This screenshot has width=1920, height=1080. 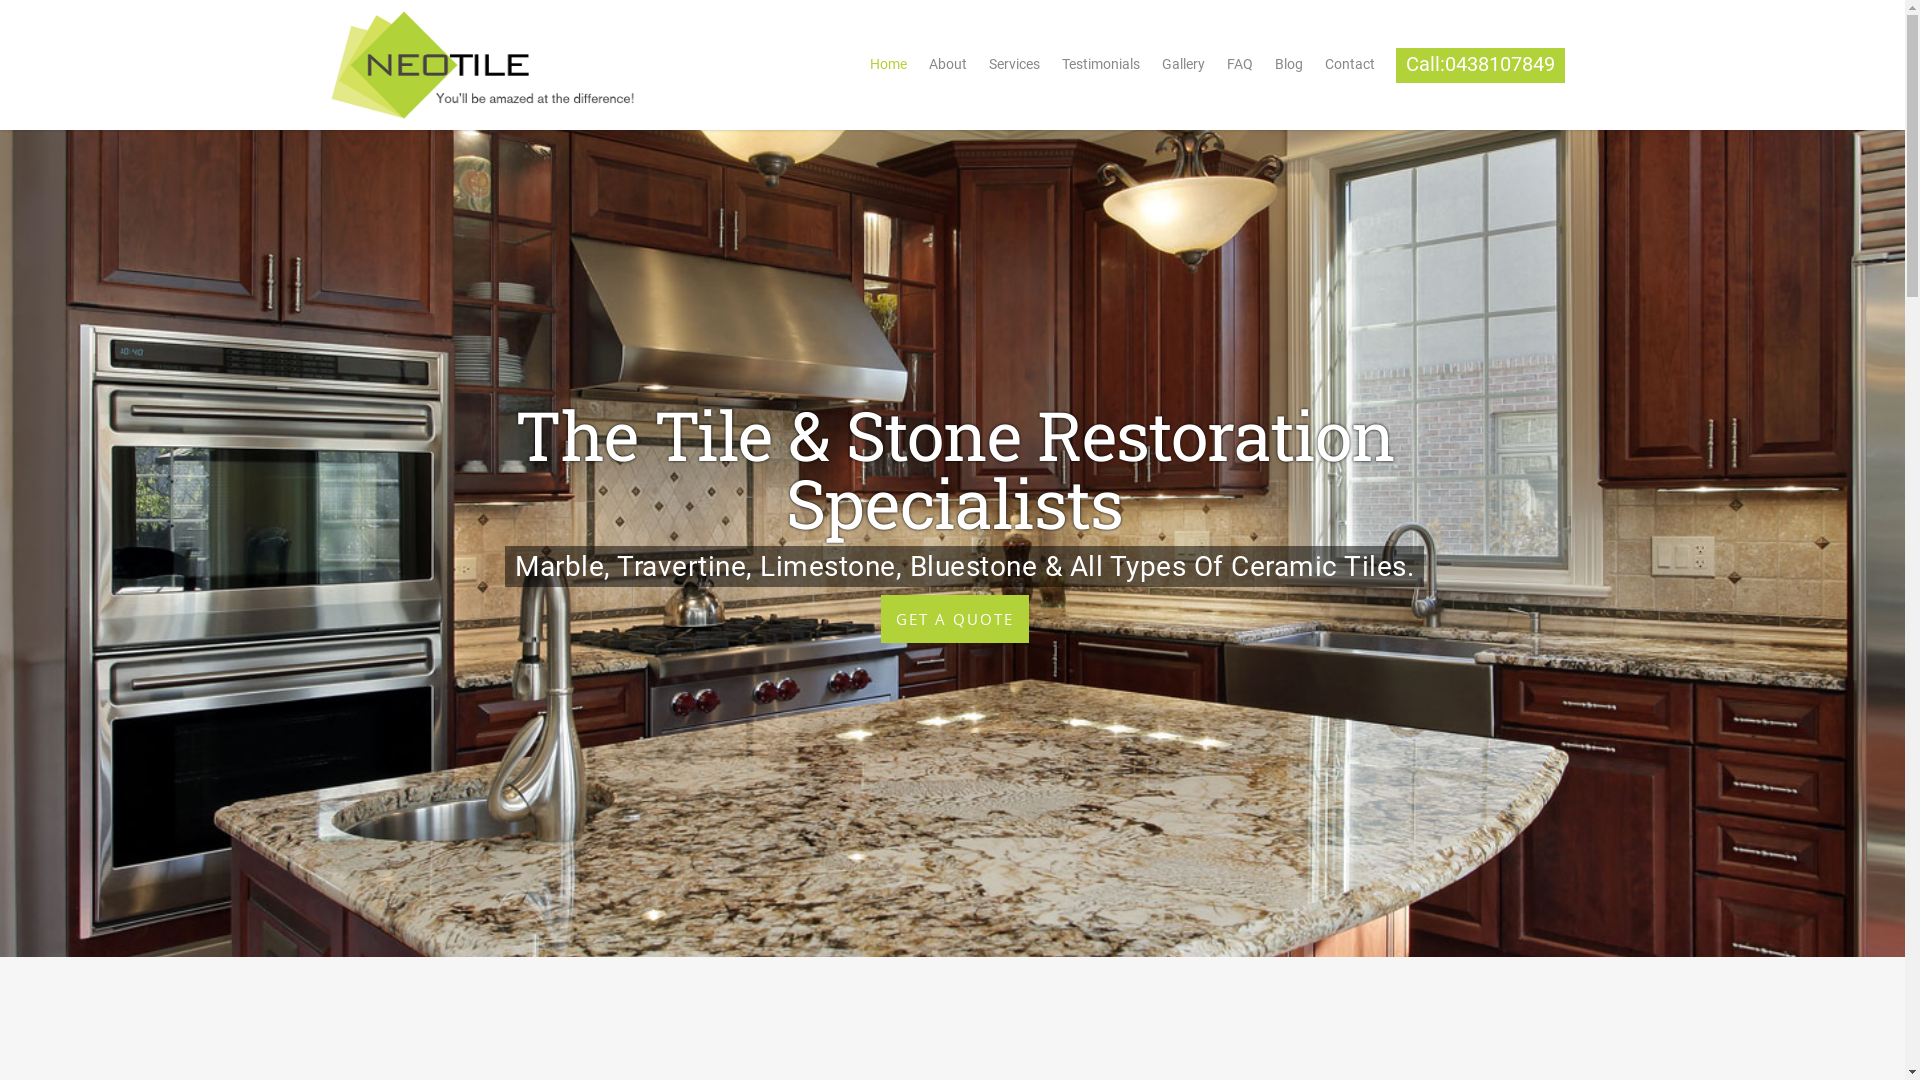 What do you see at coordinates (953, 616) in the screenshot?
I see `'GET A QUOTE'` at bounding box center [953, 616].